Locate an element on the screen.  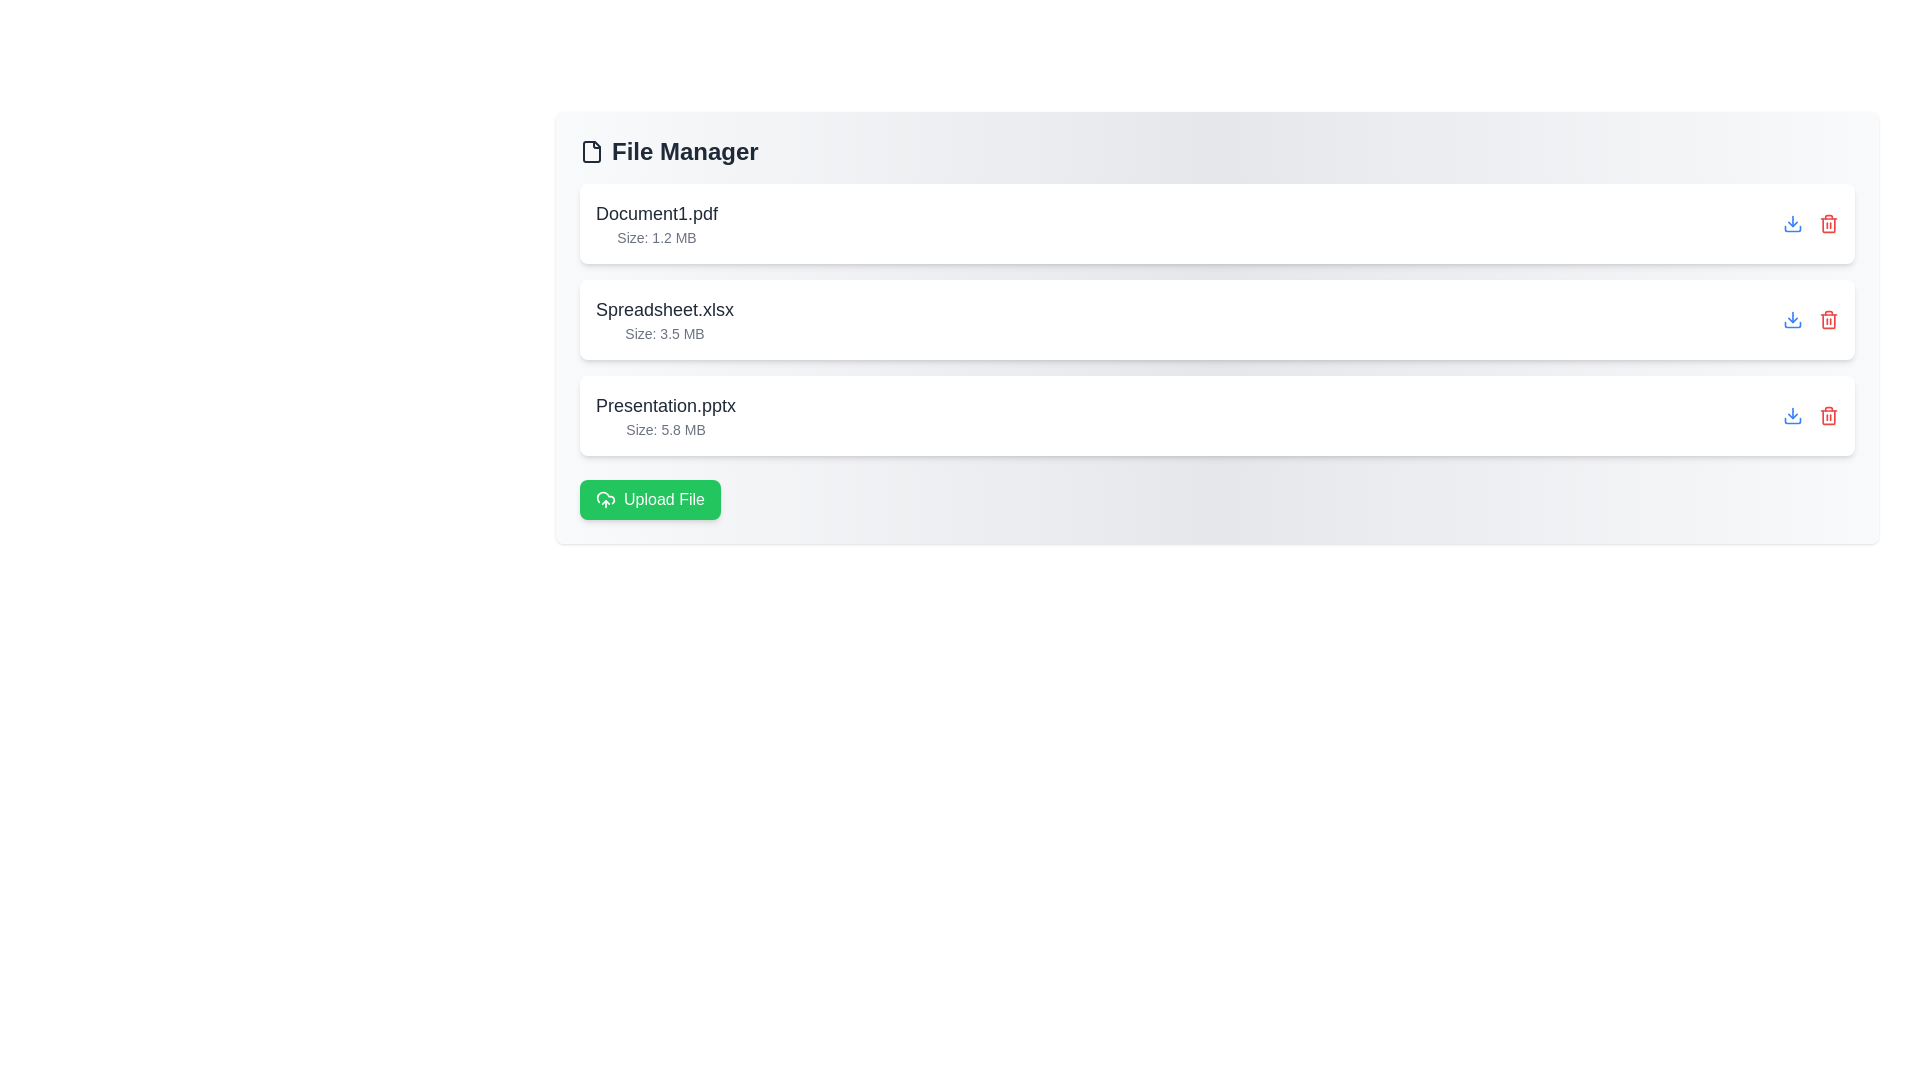
the file name Document1.pdf to select it is located at coordinates (657, 213).